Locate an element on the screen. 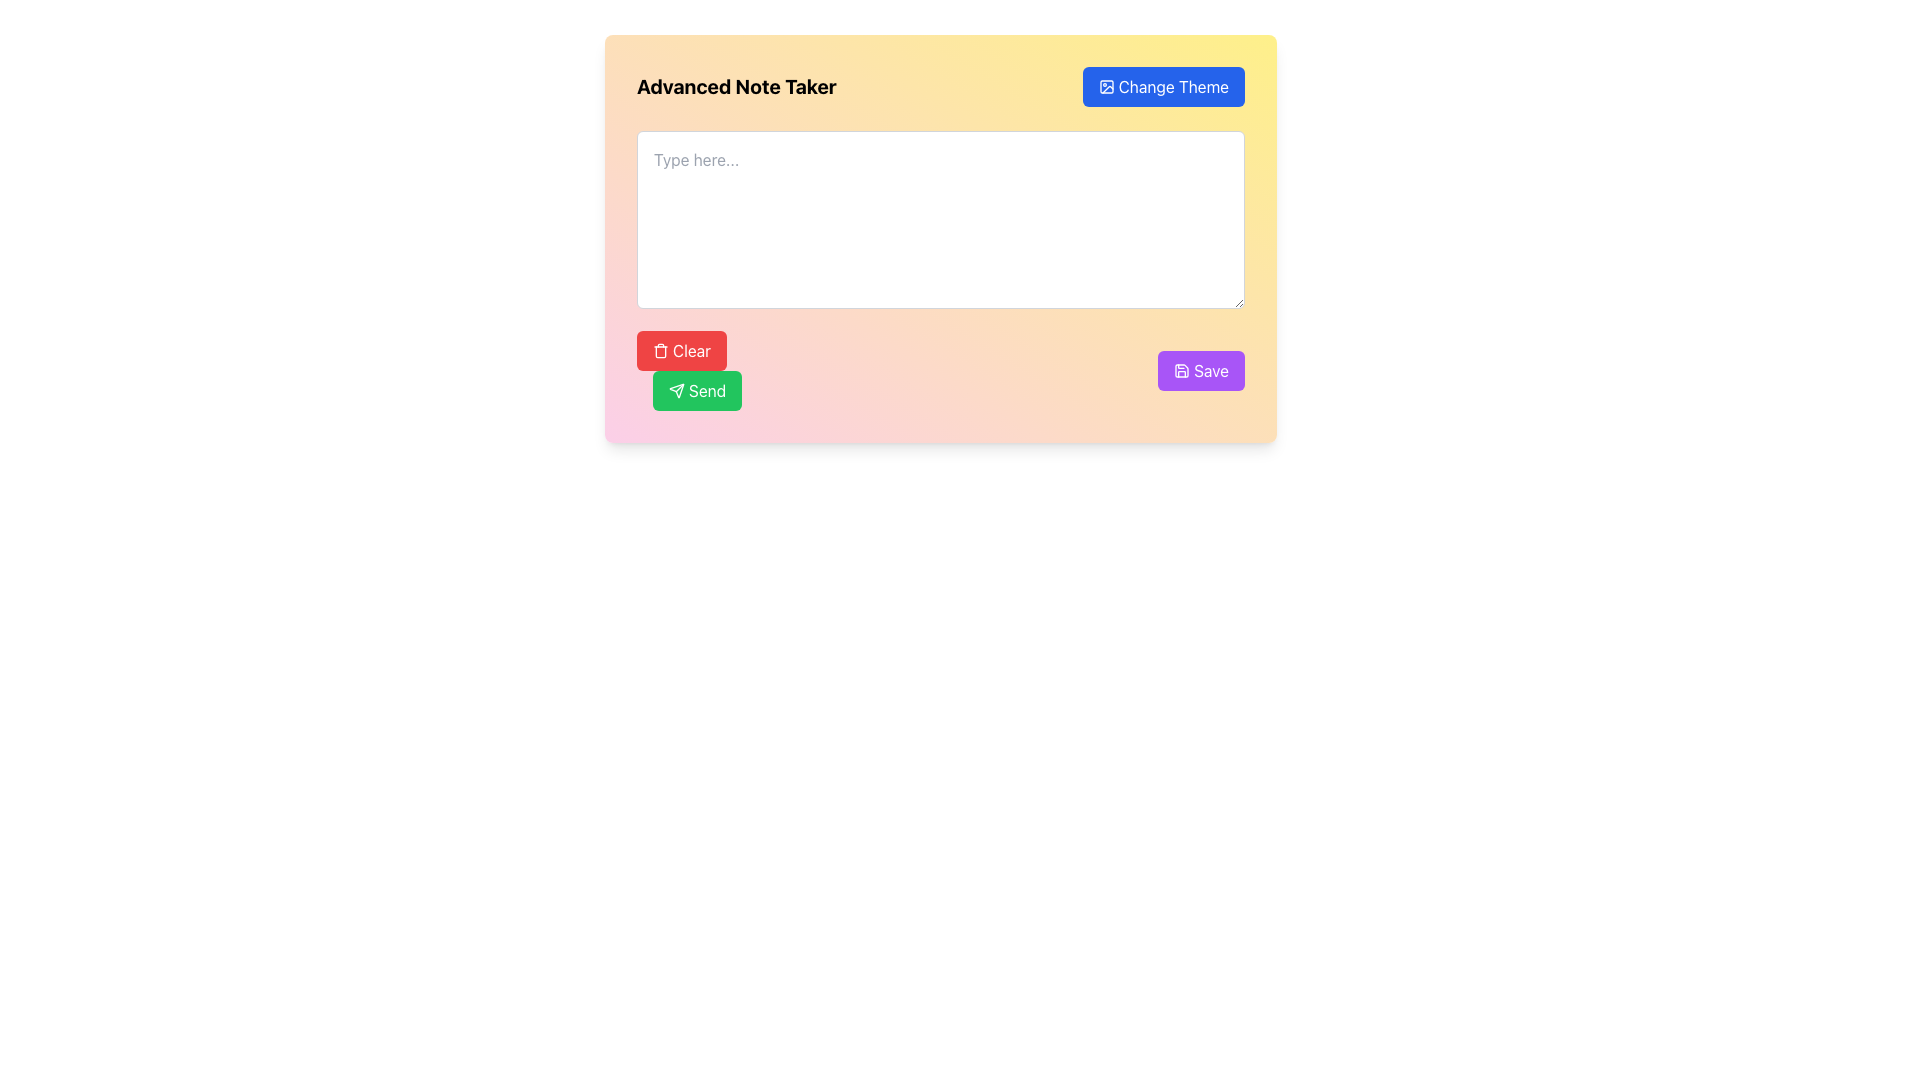  the green 'Send' button featuring a paper plane icon is located at coordinates (697, 390).